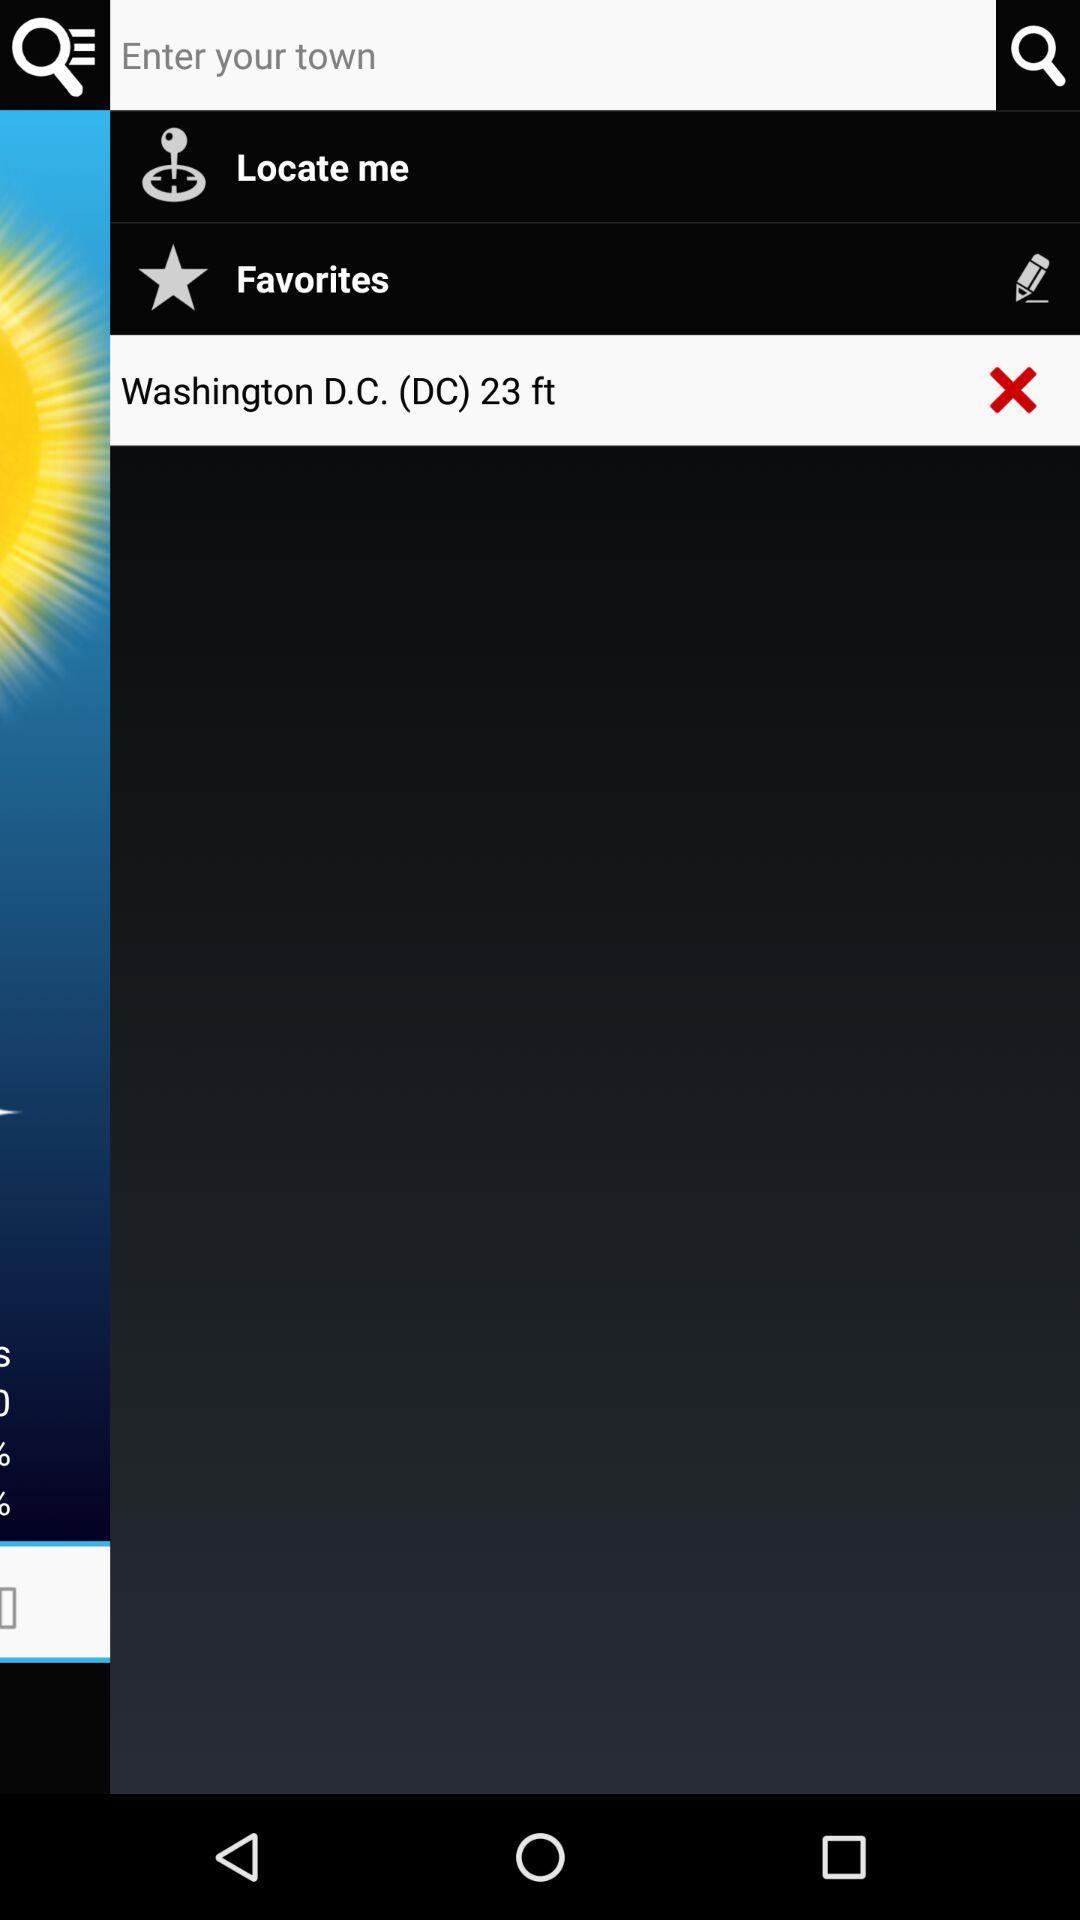 This screenshot has width=1080, height=1920. What do you see at coordinates (54, 55) in the screenshot?
I see `search button option` at bounding box center [54, 55].